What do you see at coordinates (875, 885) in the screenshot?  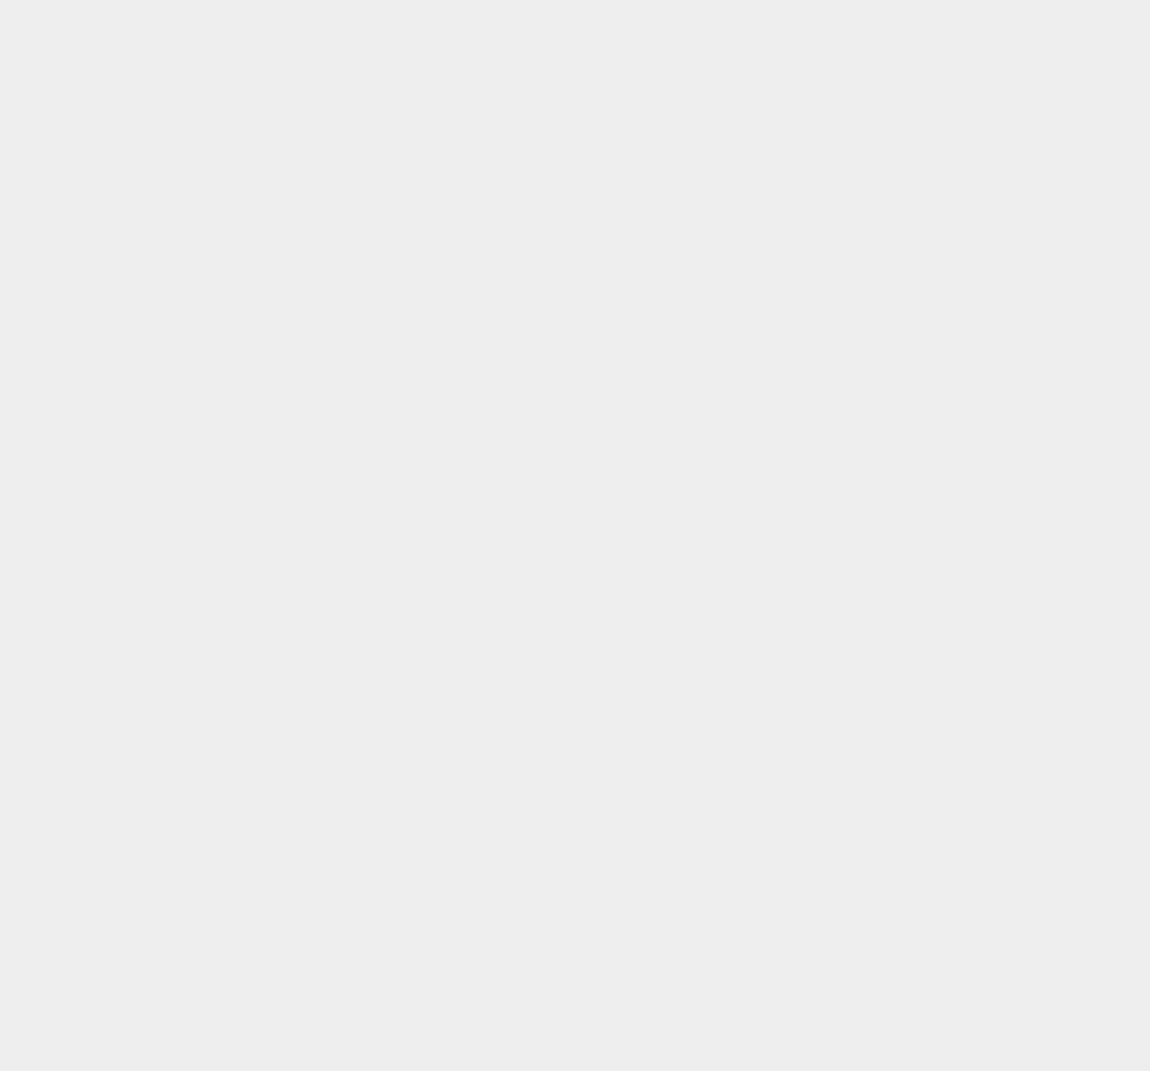 I see `'Secure Socket Layer'` at bounding box center [875, 885].